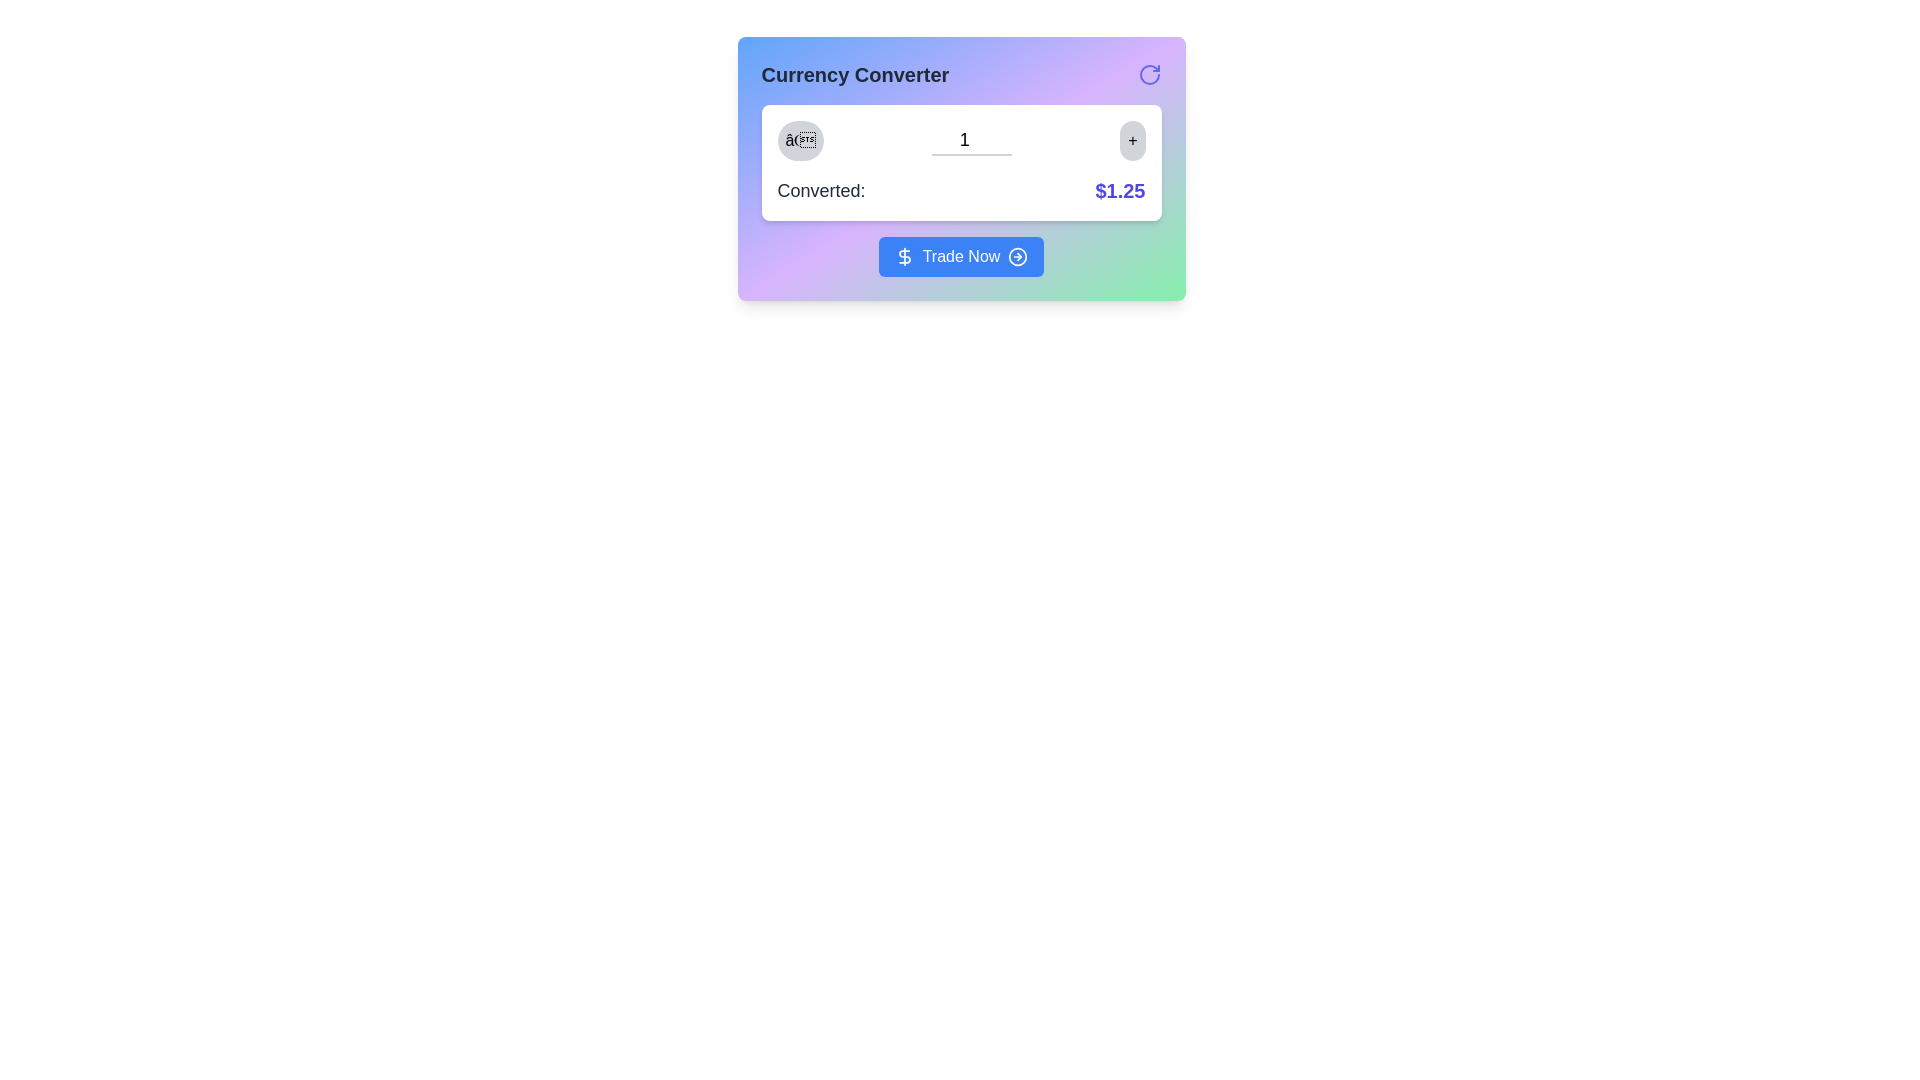 This screenshot has width=1920, height=1080. Describe the element at coordinates (1132, 140) in the screenshot. I see `the circular increment button with a gray background and a centered plus sign ('+') to increment the value in the quantity adjustment section` at that location.